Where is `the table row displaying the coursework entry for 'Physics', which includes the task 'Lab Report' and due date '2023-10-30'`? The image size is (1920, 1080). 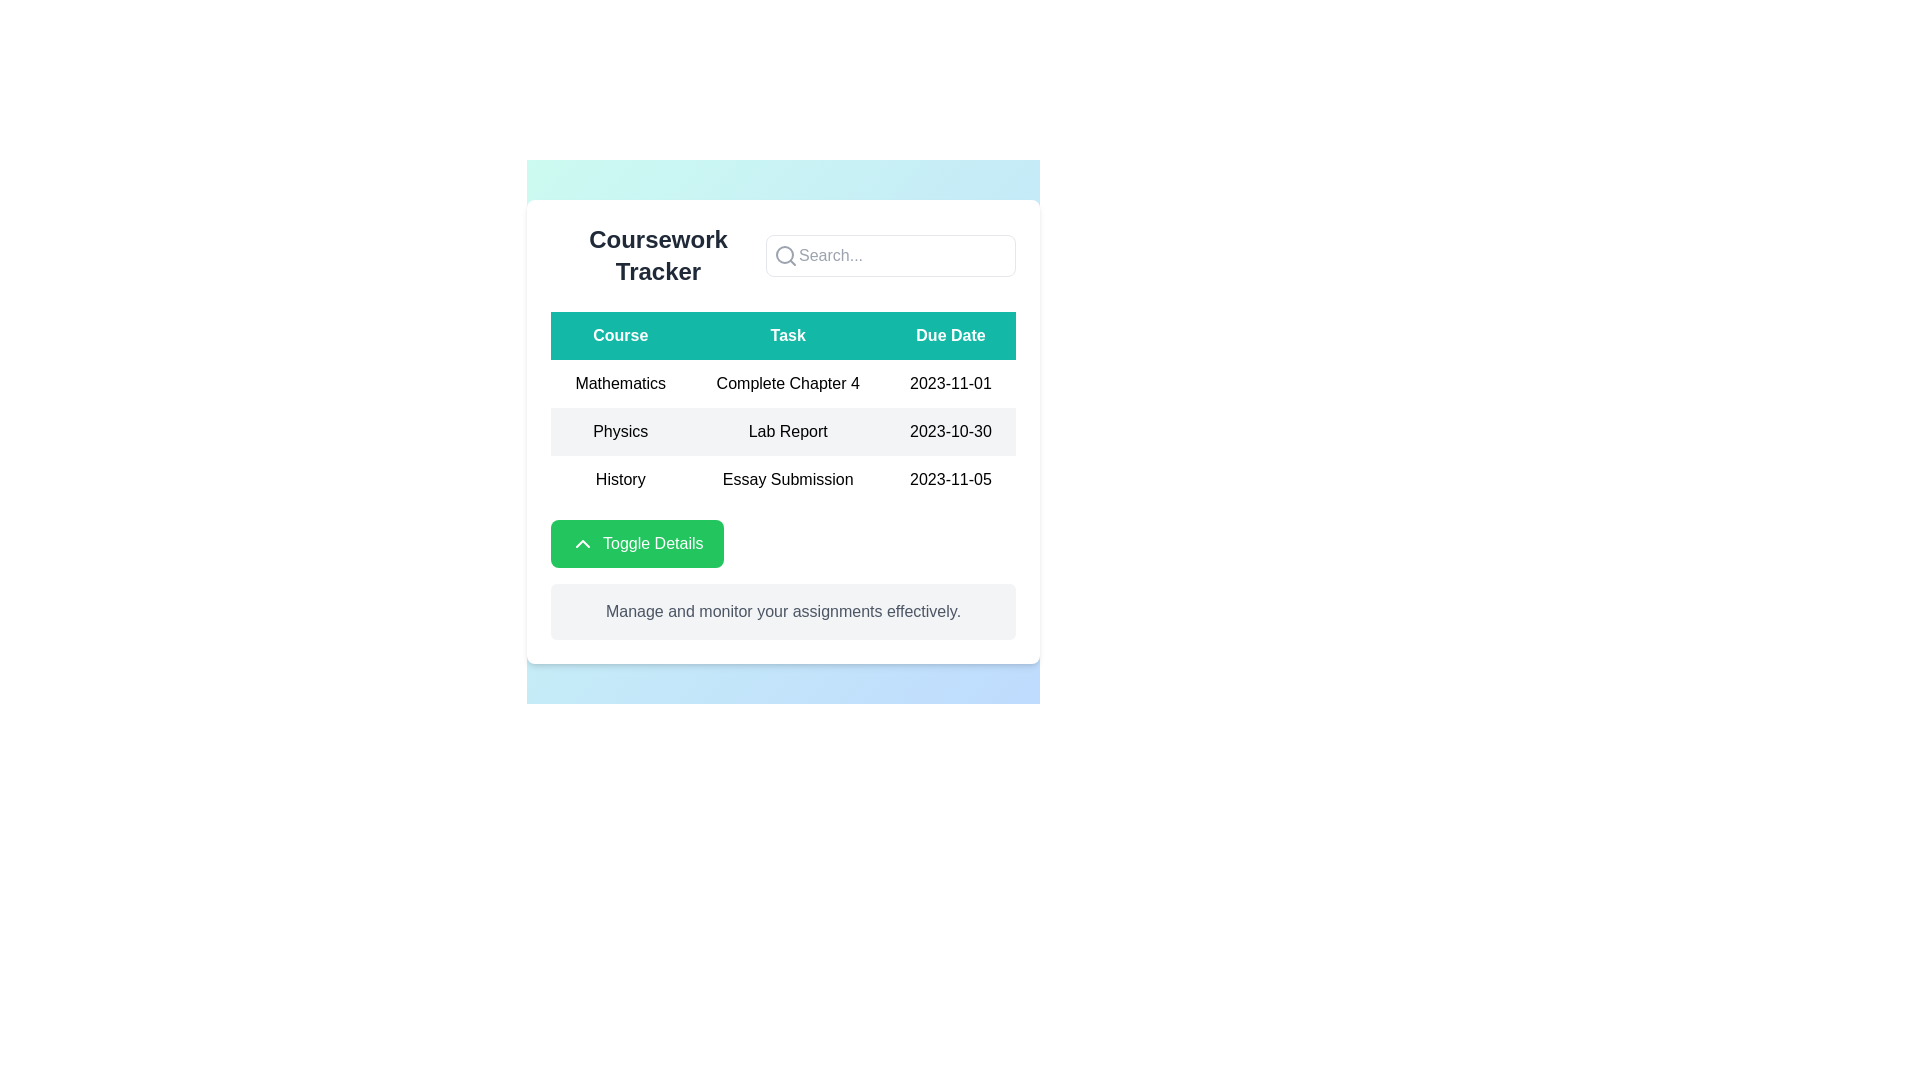 the table row displaying the coursework entry for 'Physics', which includes the task 'Lab Report' and due date '2023-10-30' is located at coordinates (782, 431).